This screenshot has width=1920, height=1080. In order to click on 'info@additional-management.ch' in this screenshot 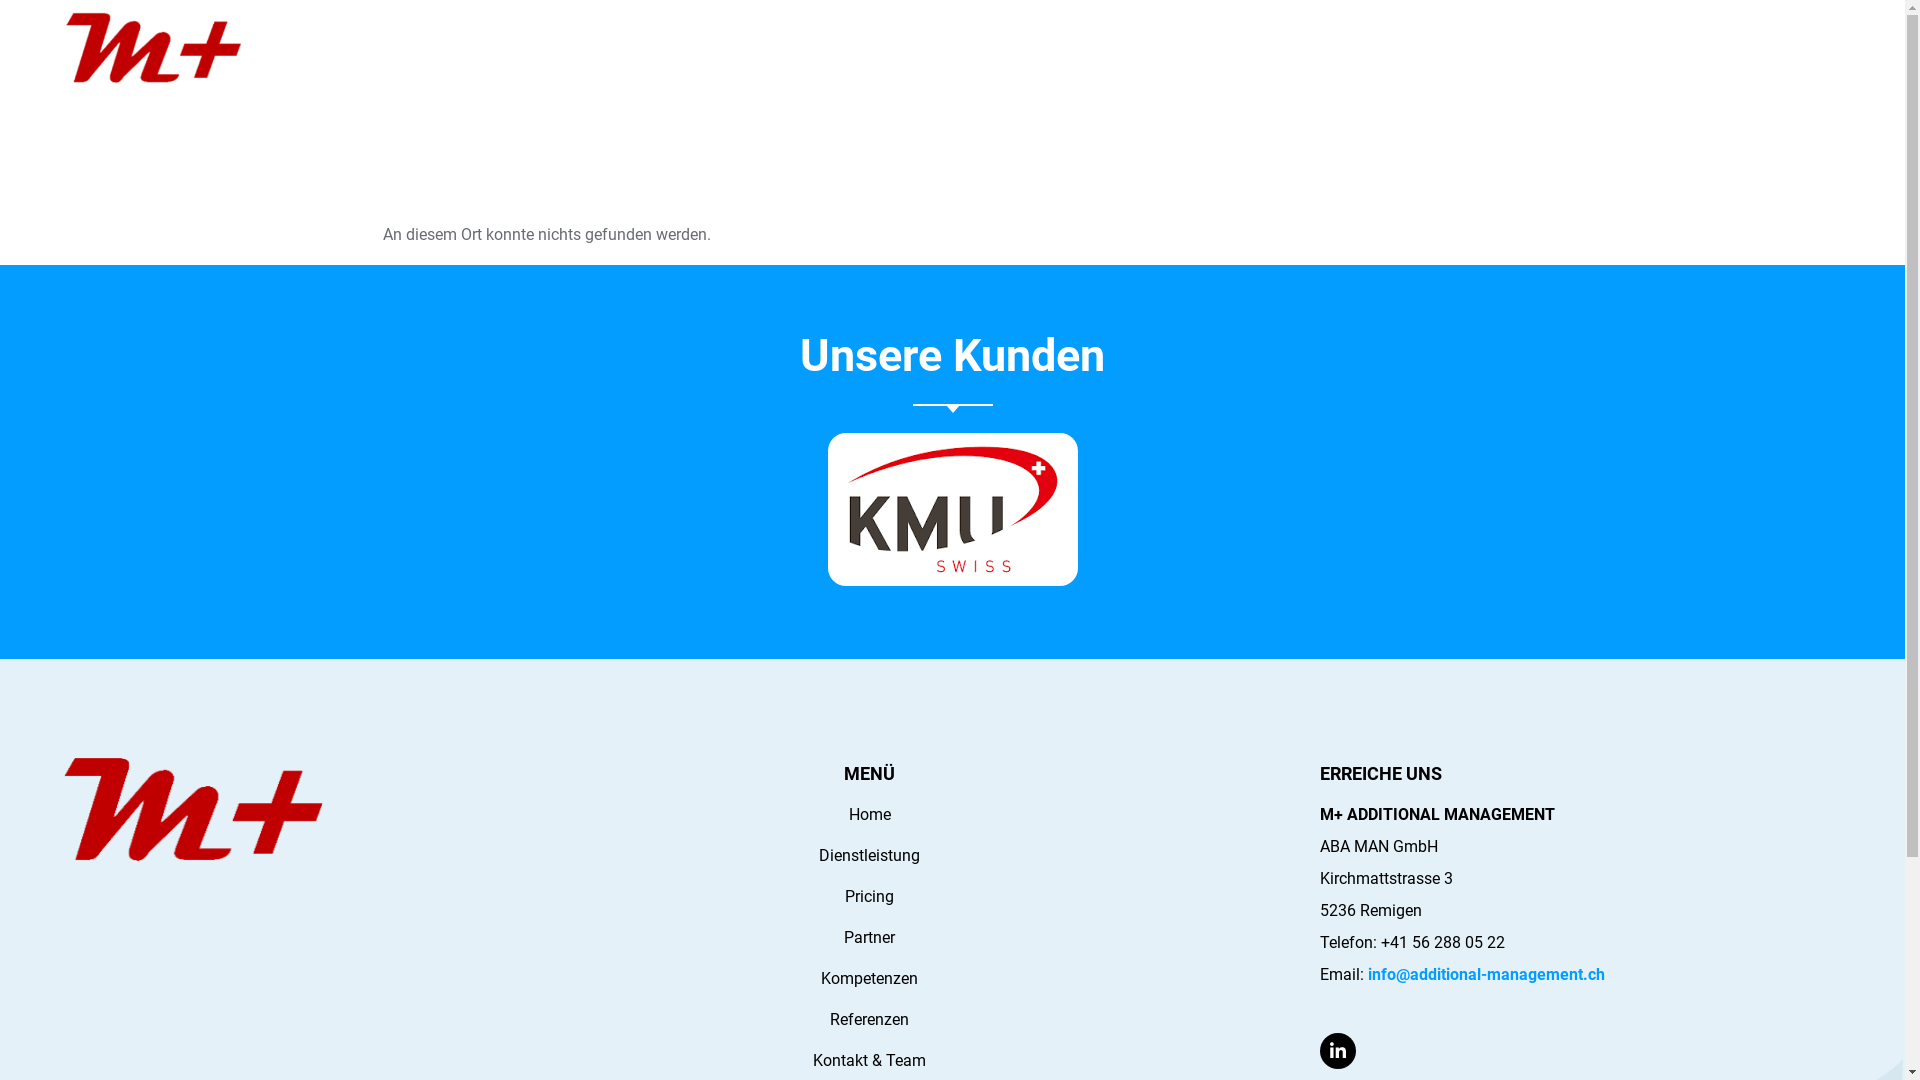, I will do `click(1367, 973)`.